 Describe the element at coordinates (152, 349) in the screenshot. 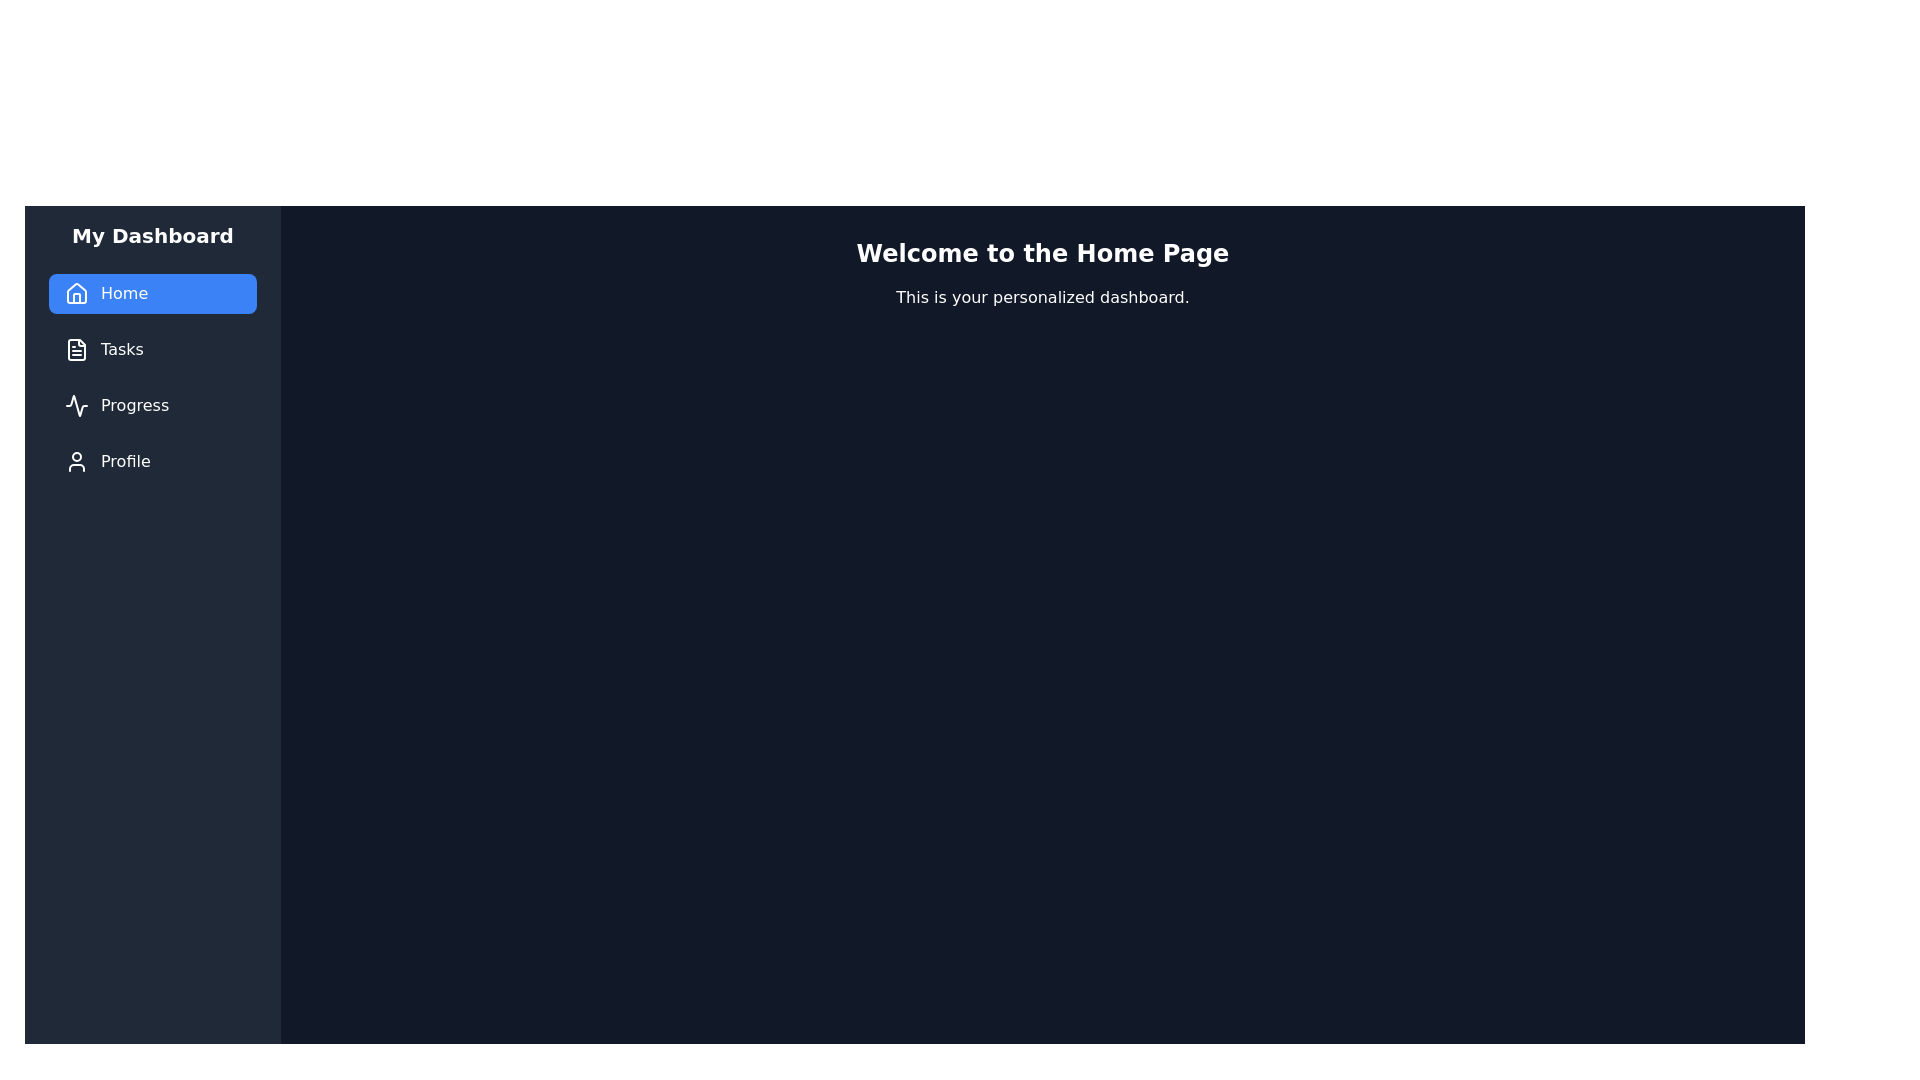

I see `the 'Tasks' button located in the vertical menu under 'My Dashboard'` at that location.